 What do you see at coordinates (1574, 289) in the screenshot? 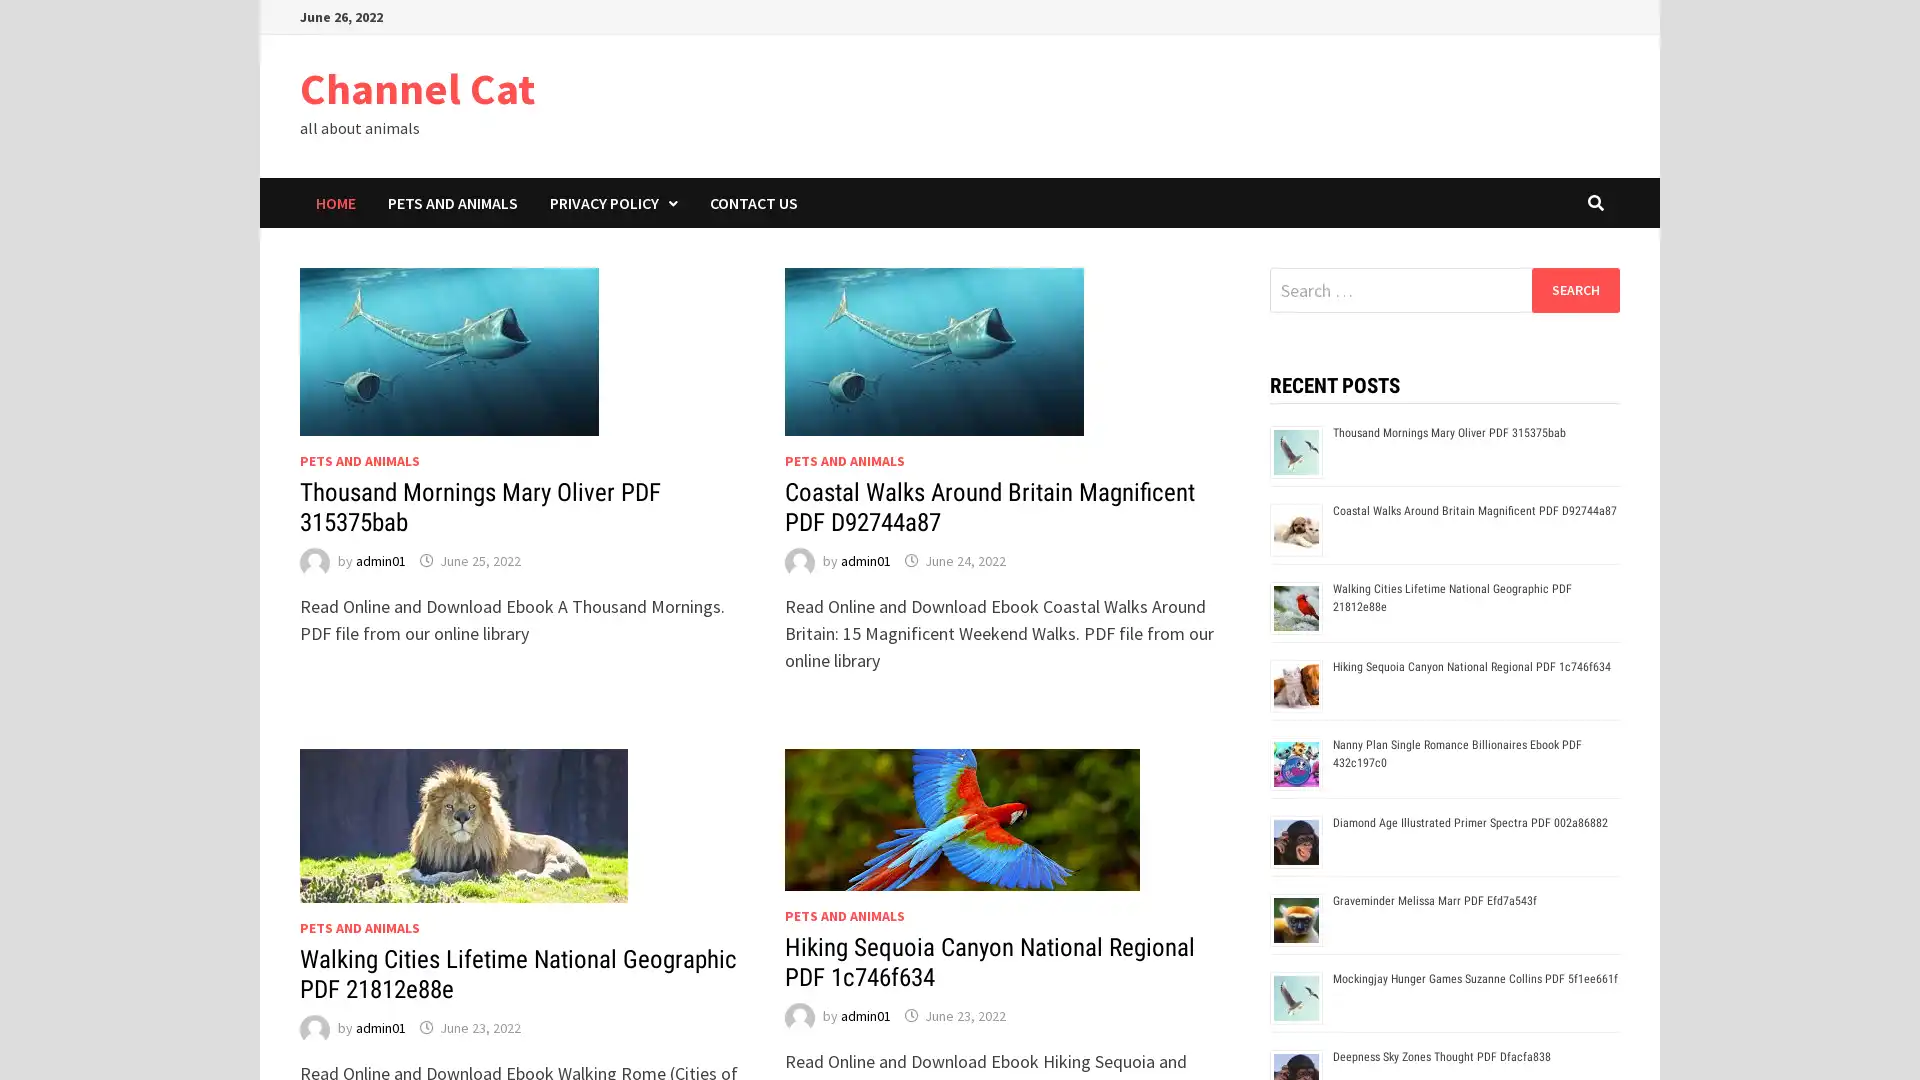
I see `Search` at bounding box center [1574, 289].